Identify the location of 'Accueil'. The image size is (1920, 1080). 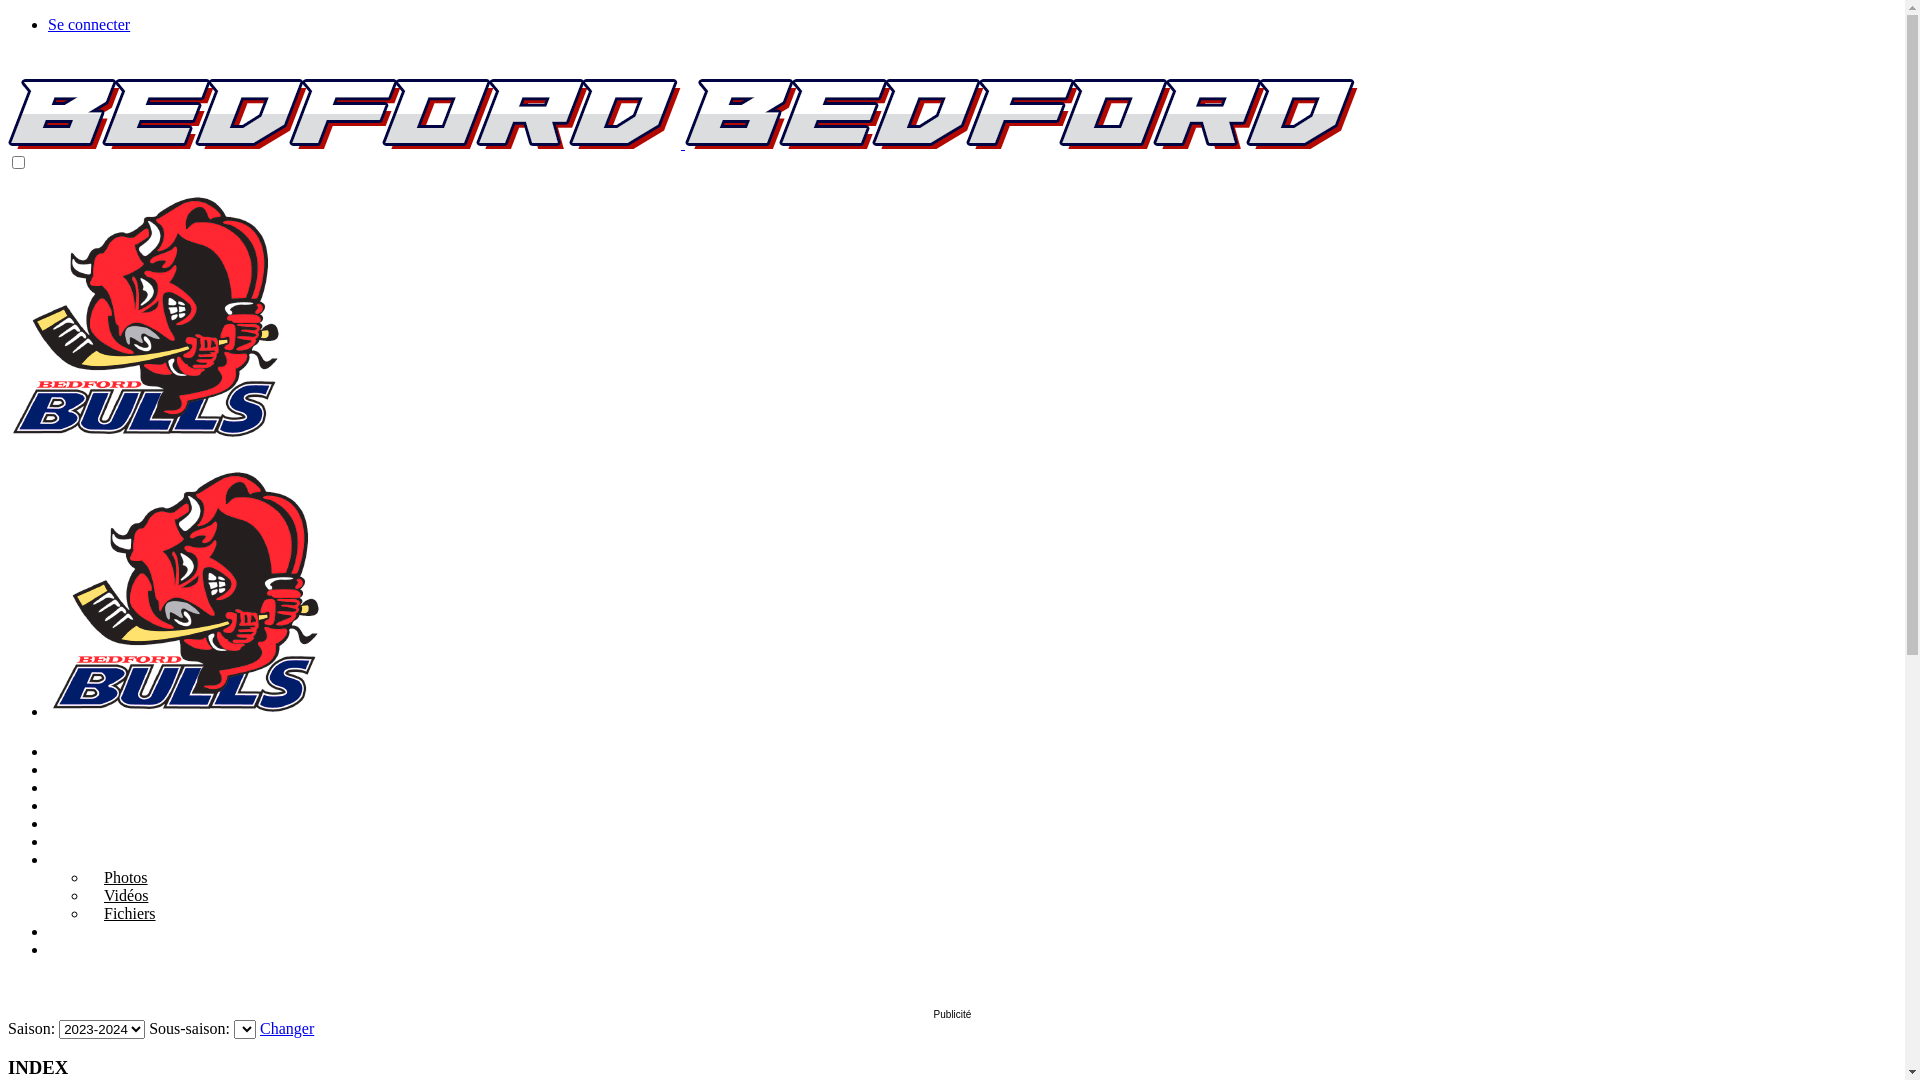
(72, 751).